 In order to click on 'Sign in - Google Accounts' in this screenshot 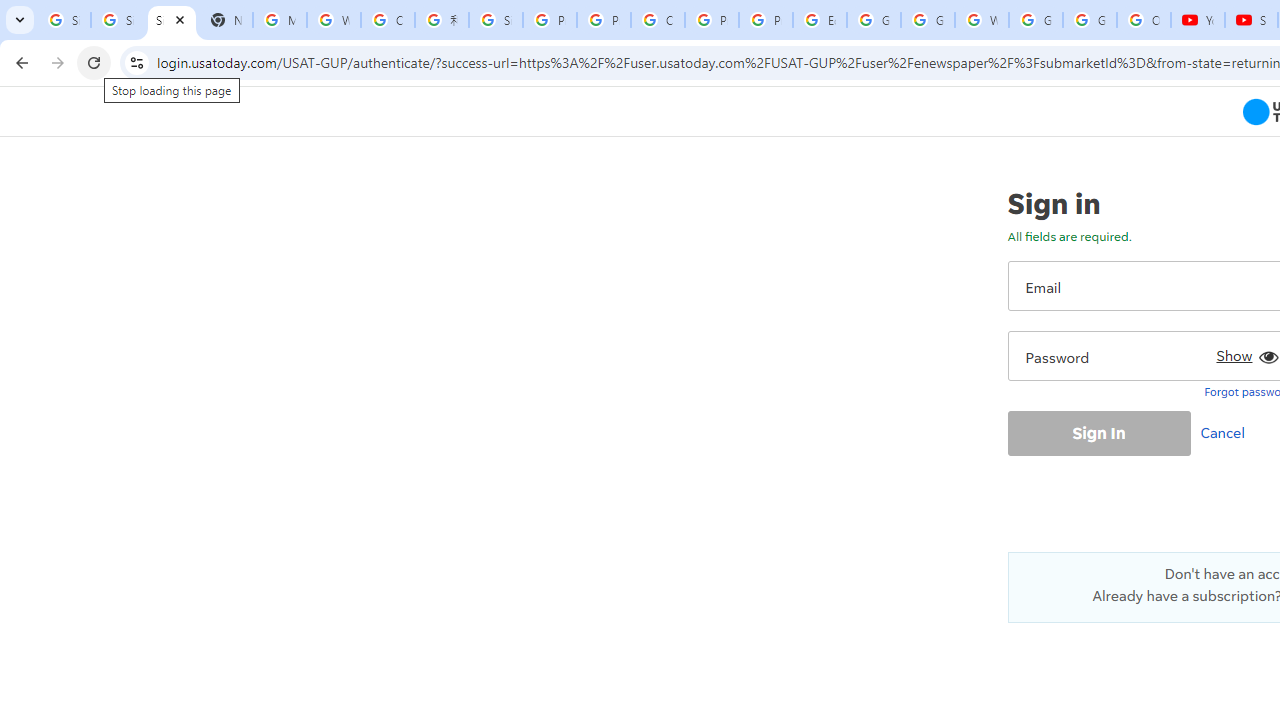, I will do `click(116, 20)`.